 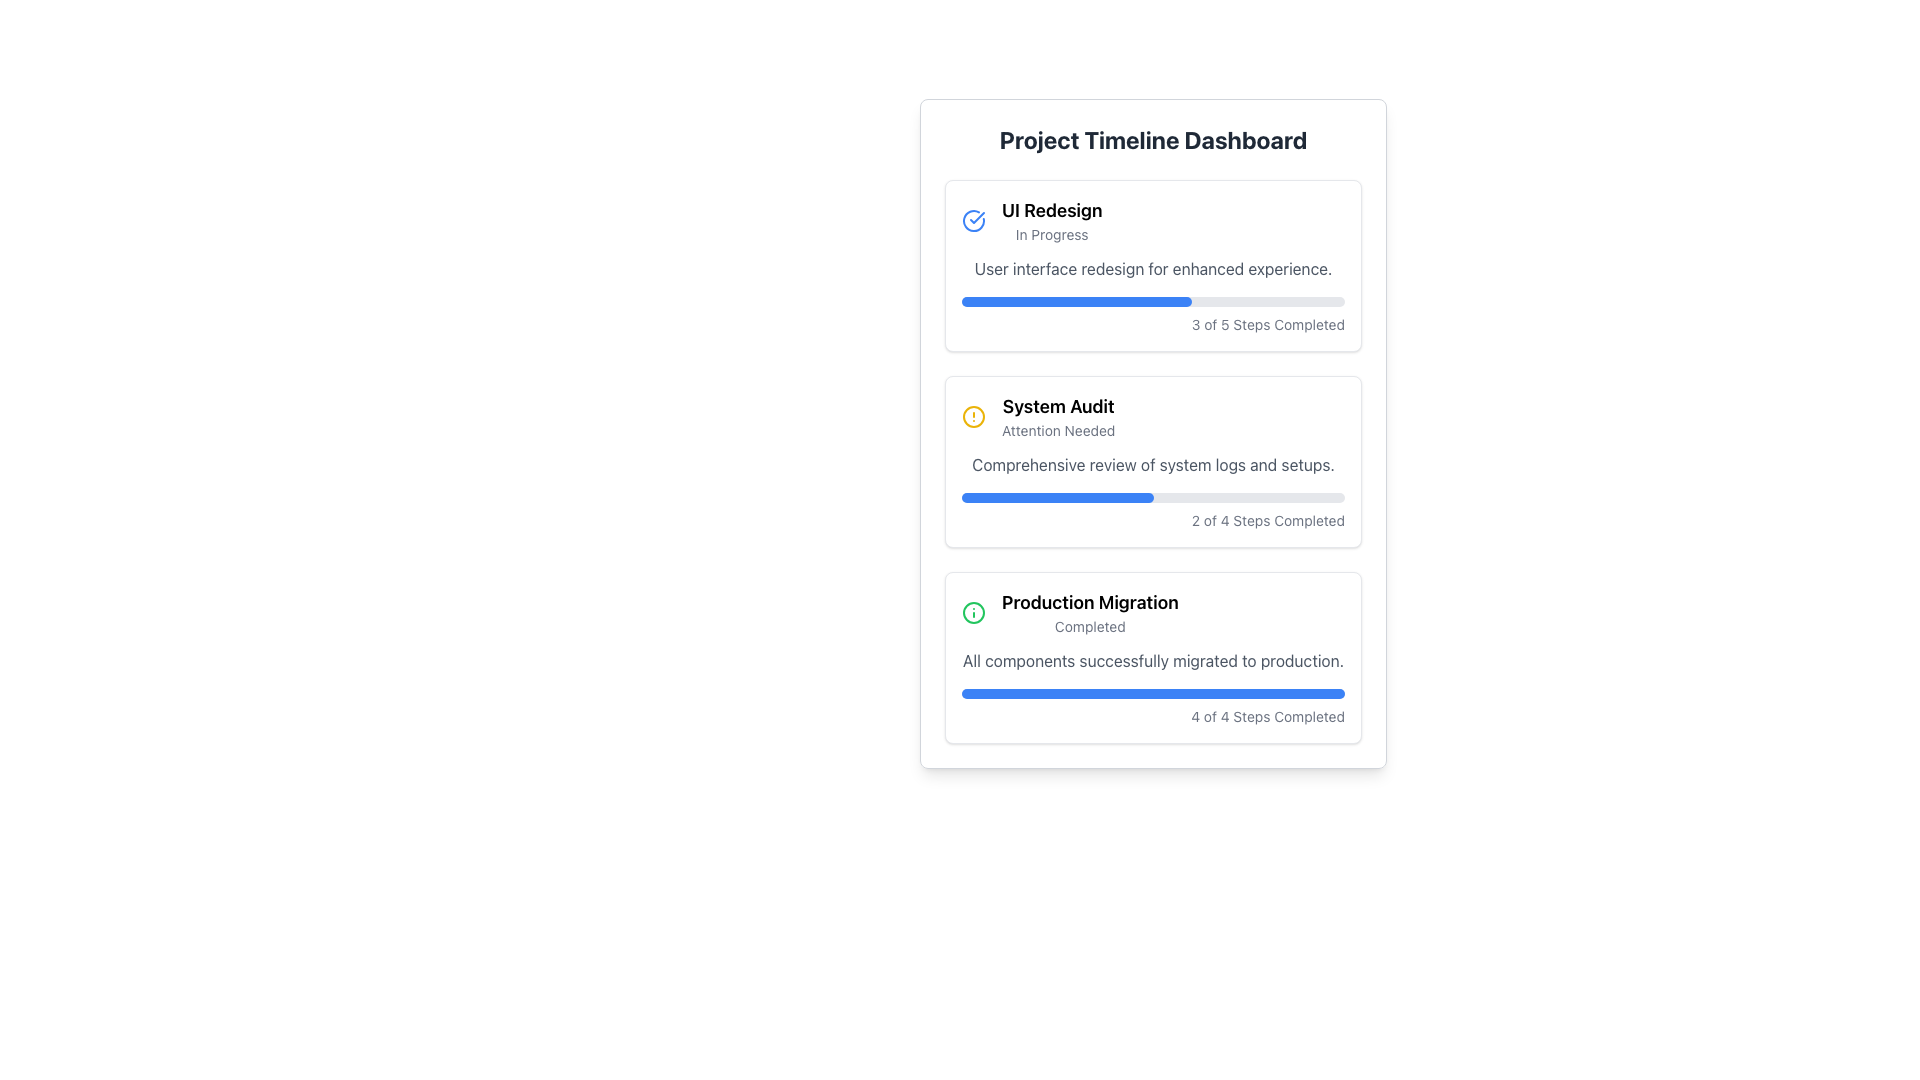 I want to click on the progress bar indicating 60% completion located on the 'UI Redesign' card in the 'Project Timeline Dashboard', so click(x=1153, y=301).